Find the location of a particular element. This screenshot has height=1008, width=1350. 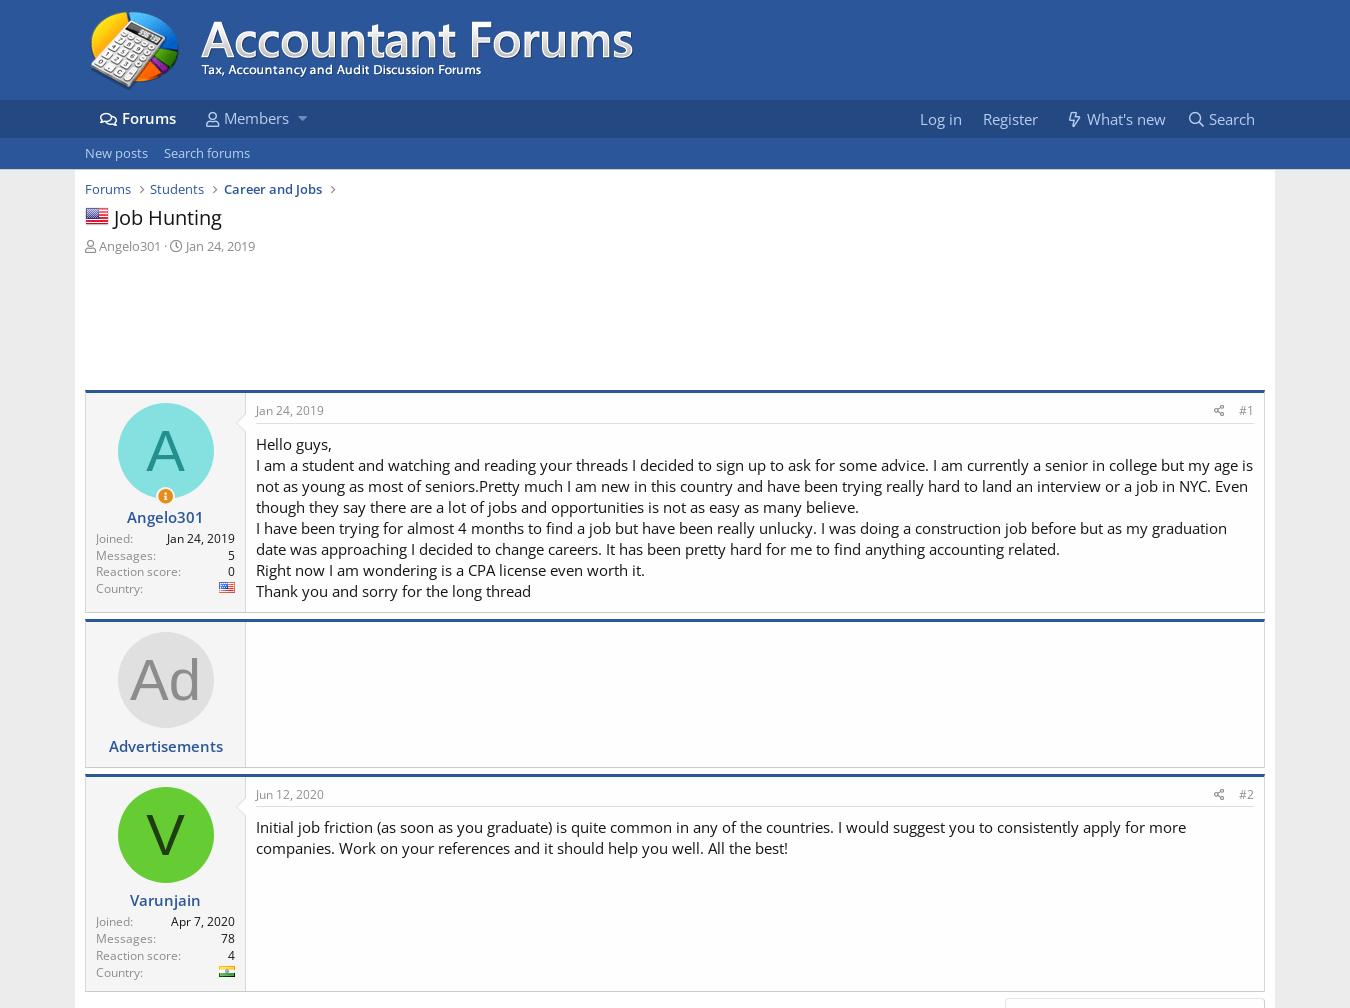

'Advertisements' is located at coordinates (164, 745).